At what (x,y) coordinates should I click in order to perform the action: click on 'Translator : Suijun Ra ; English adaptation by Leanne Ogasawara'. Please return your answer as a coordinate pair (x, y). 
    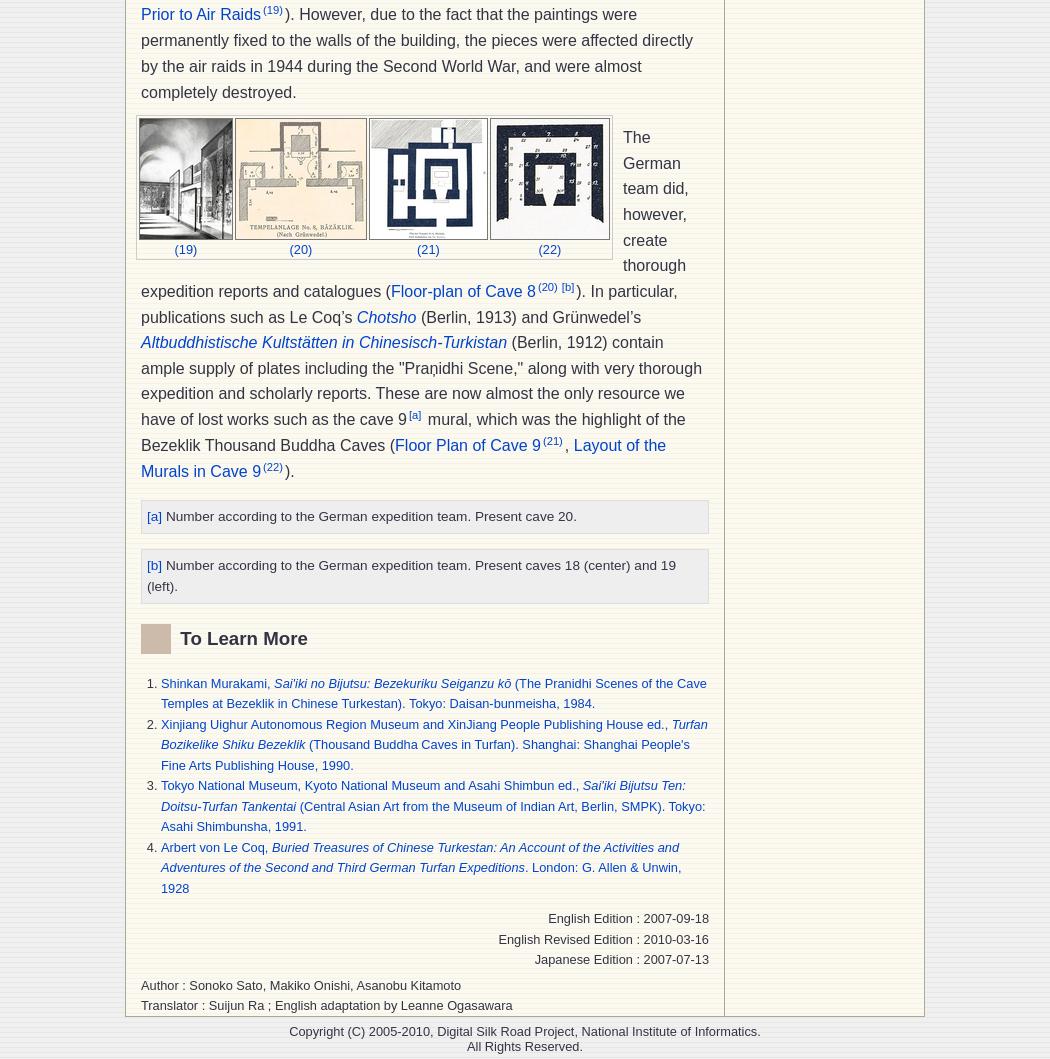
    Looking at the image, I should click on (140, 1003).